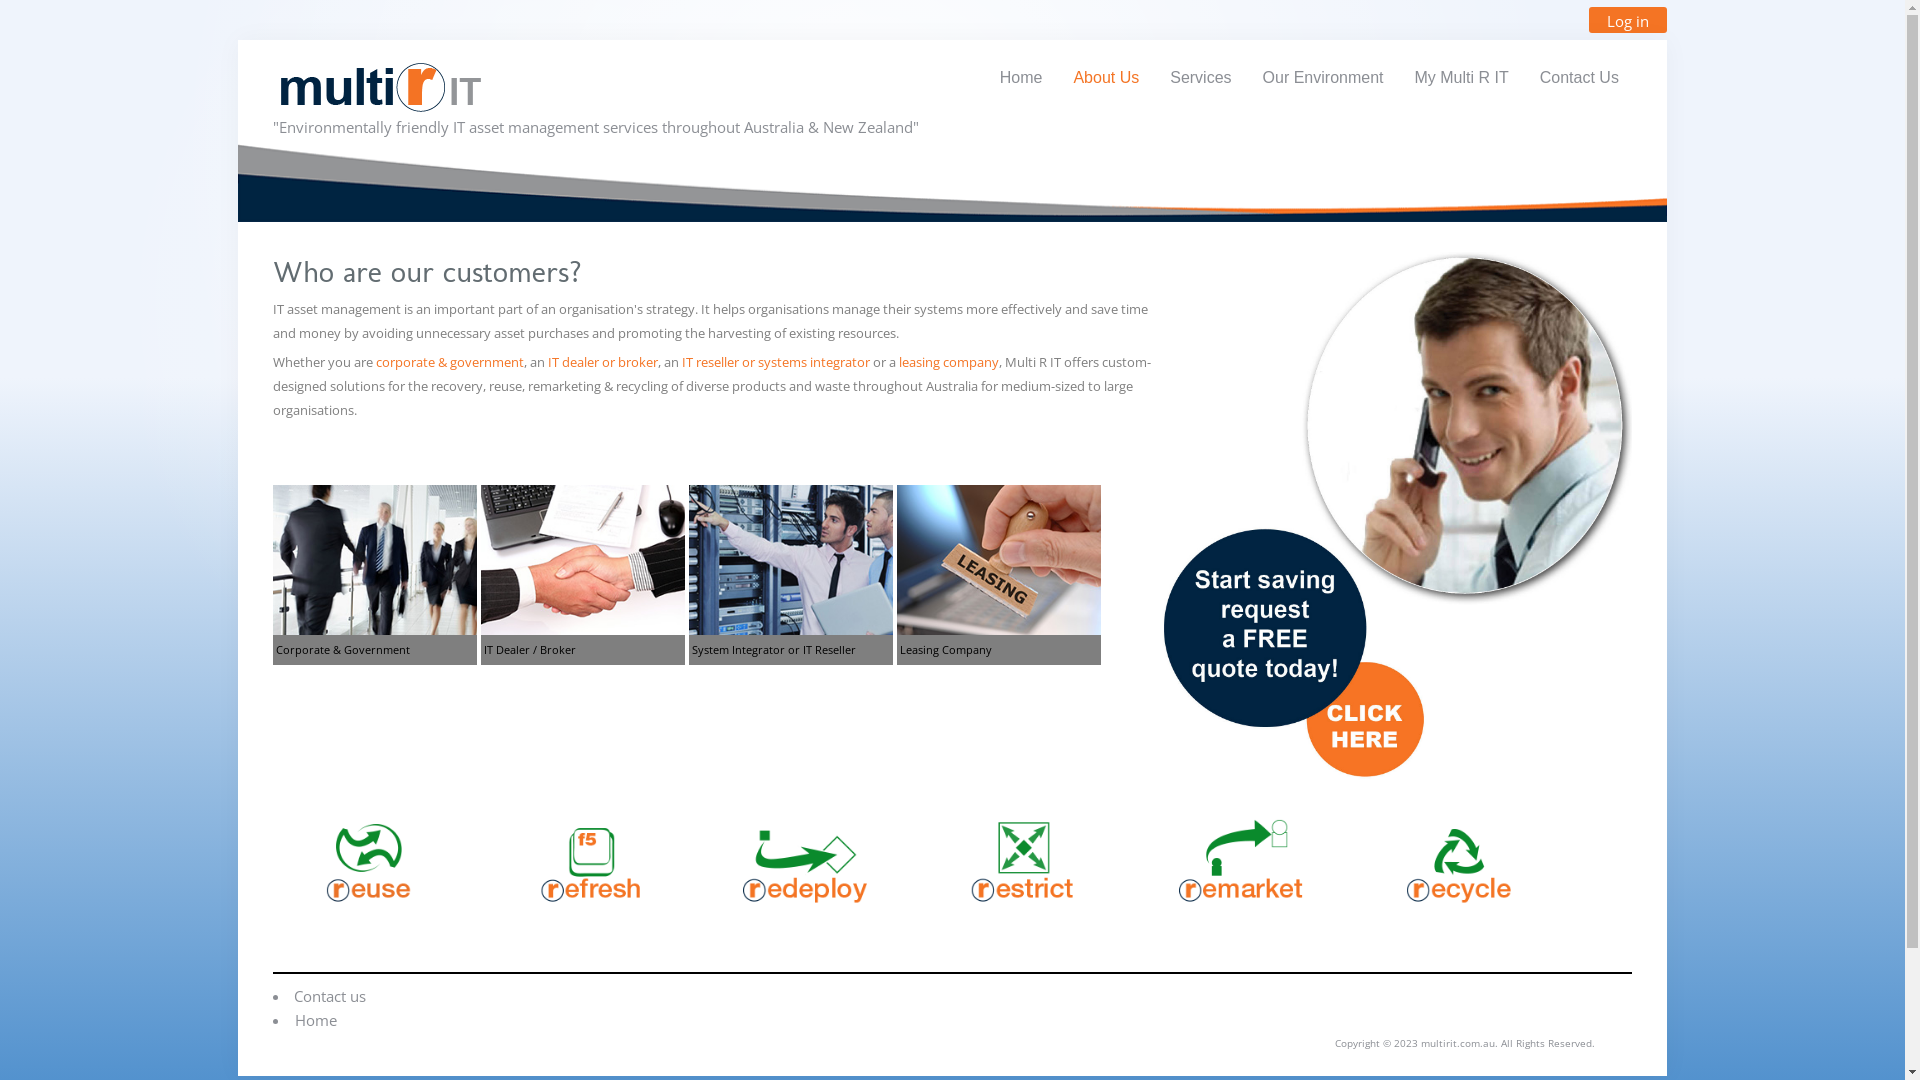 This screenshot has width=1920, height=1080. What do you see at coordinates (1400, 76) in the screenshot?
I see `'My Multi R IT'` at bounding box center [1400, 76].